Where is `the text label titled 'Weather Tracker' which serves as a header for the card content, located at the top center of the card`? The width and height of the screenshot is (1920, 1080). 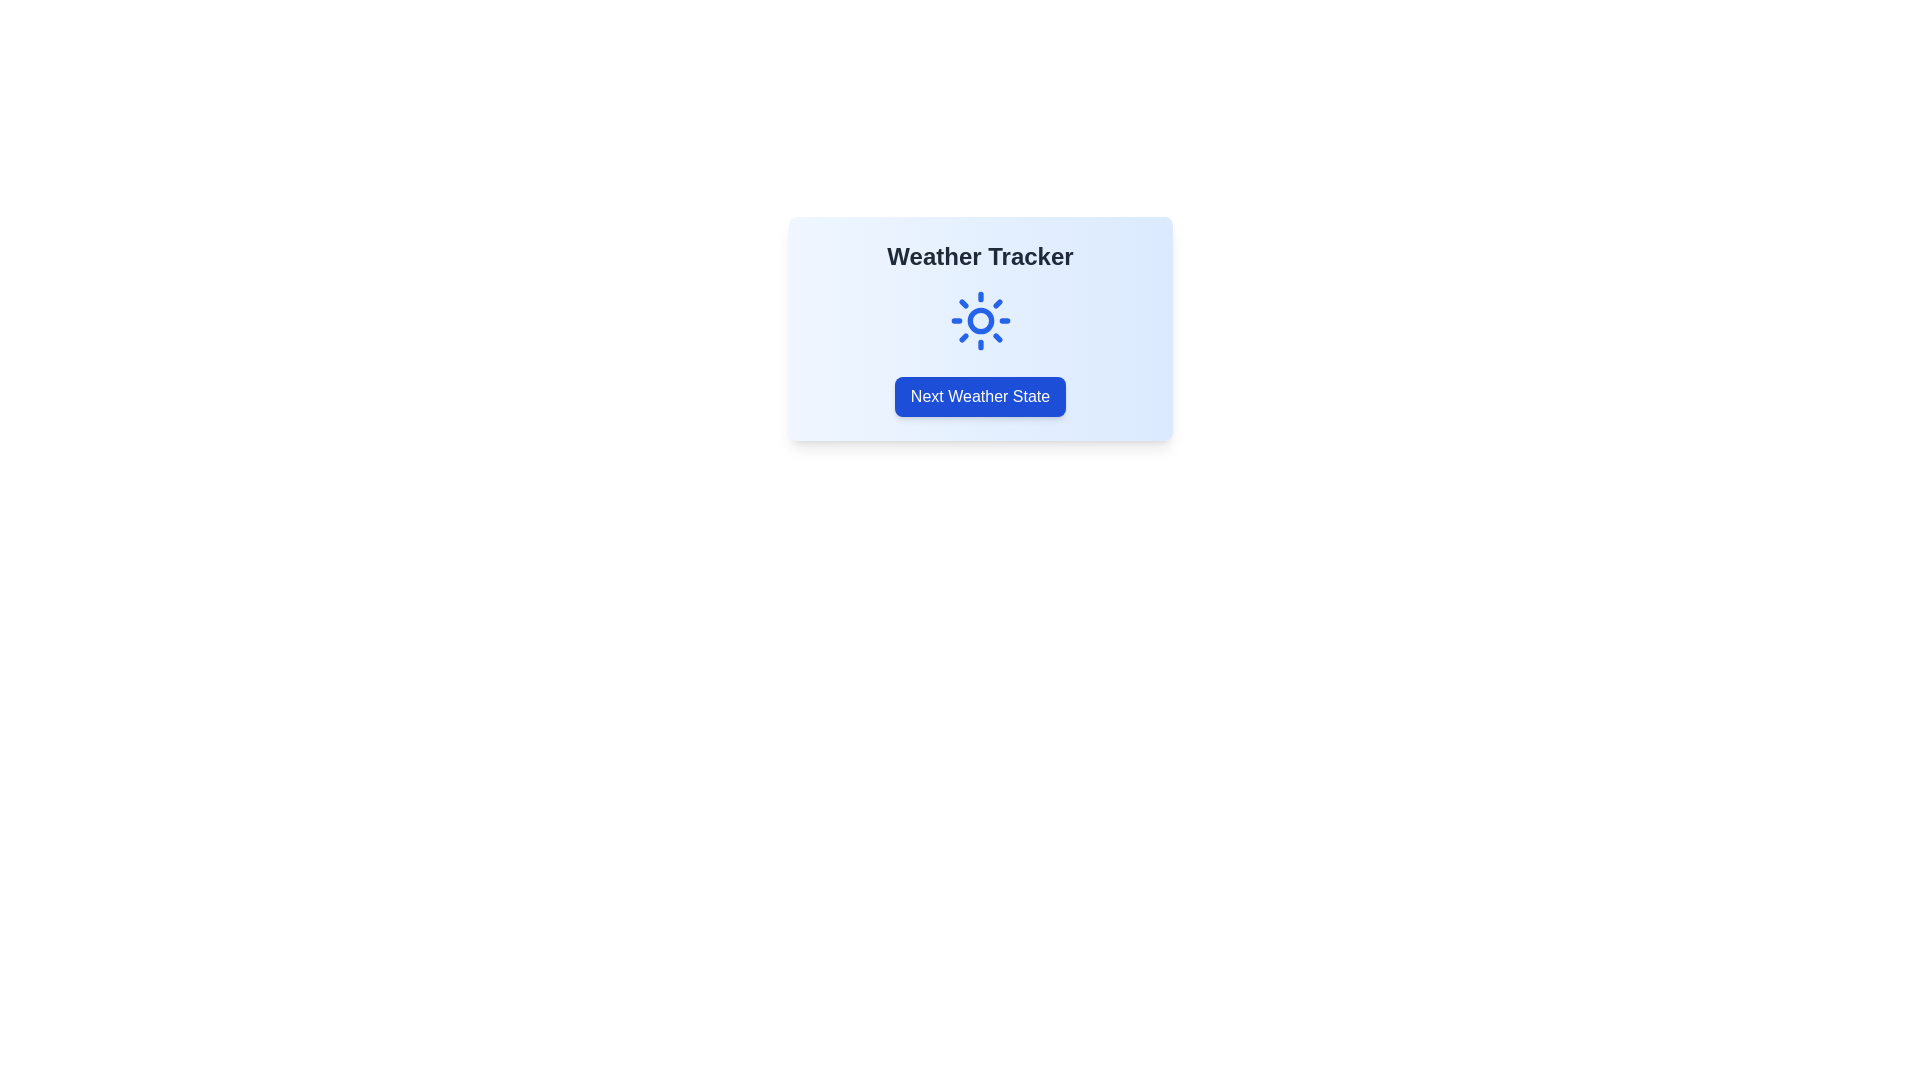
the text label titled 'Weather Tracker' which serves as a header for the card content, located at the top center of the card is located at coordinates (980, 256).